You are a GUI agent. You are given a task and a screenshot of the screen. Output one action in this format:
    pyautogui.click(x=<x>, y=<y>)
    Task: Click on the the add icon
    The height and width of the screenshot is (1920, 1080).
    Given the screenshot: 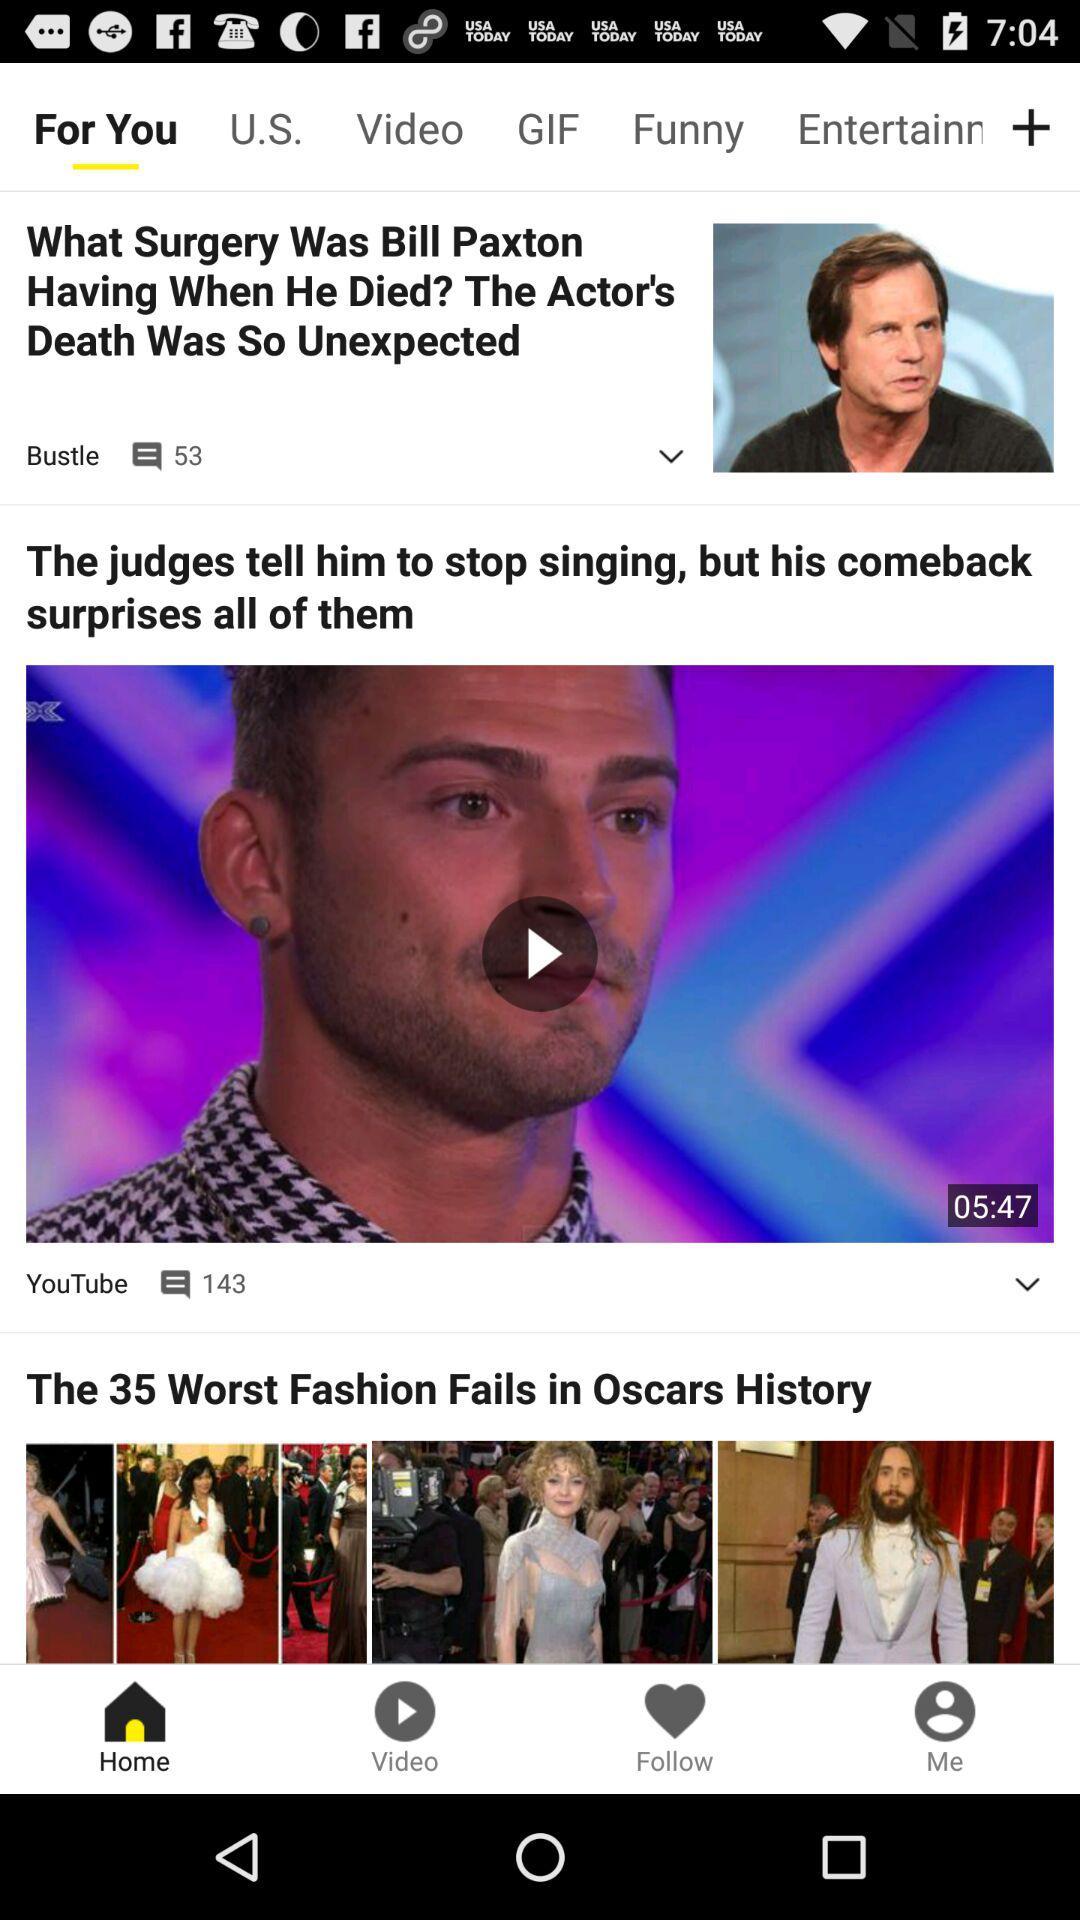 What is the action you would take?
    pyautogui.click(x=1035, y=135)
    